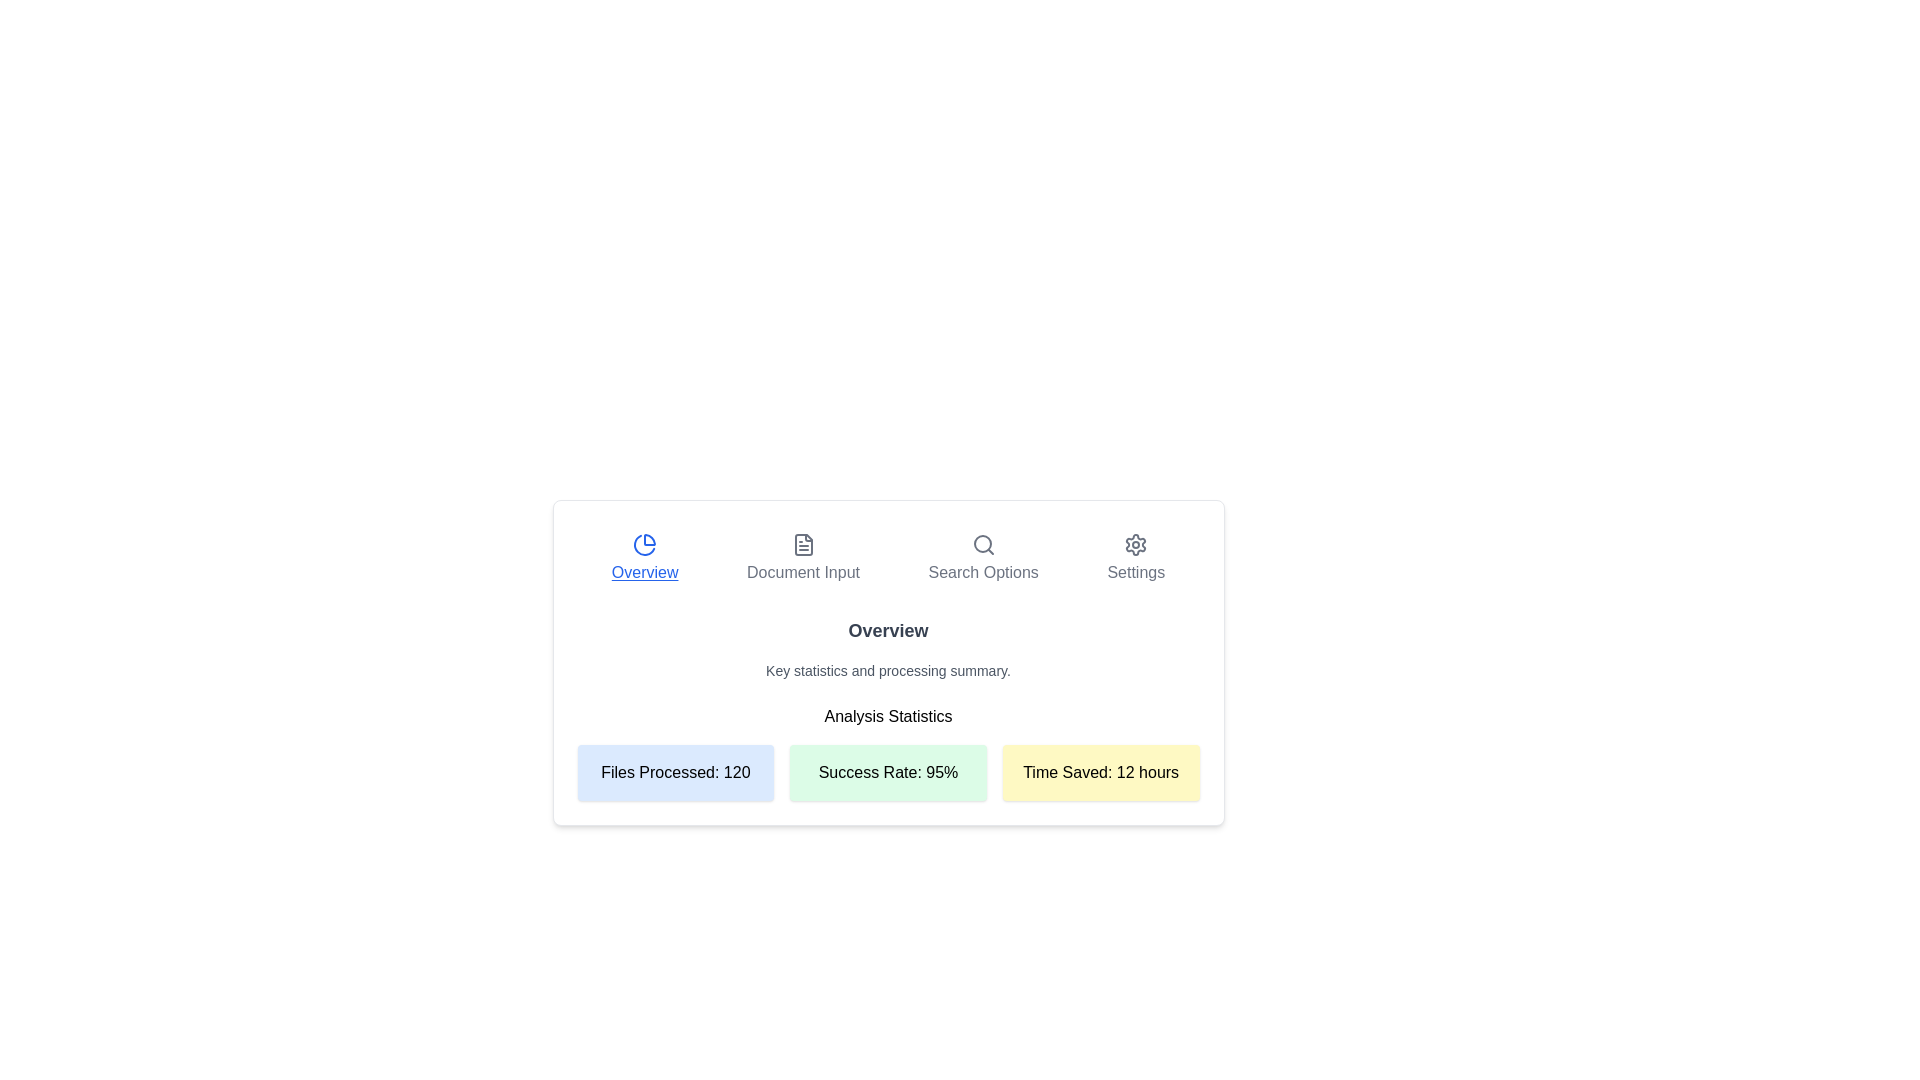  I want to click on the 'Settings' icon located in the menu bar at the top section of the card interface, so click(1136, 544).